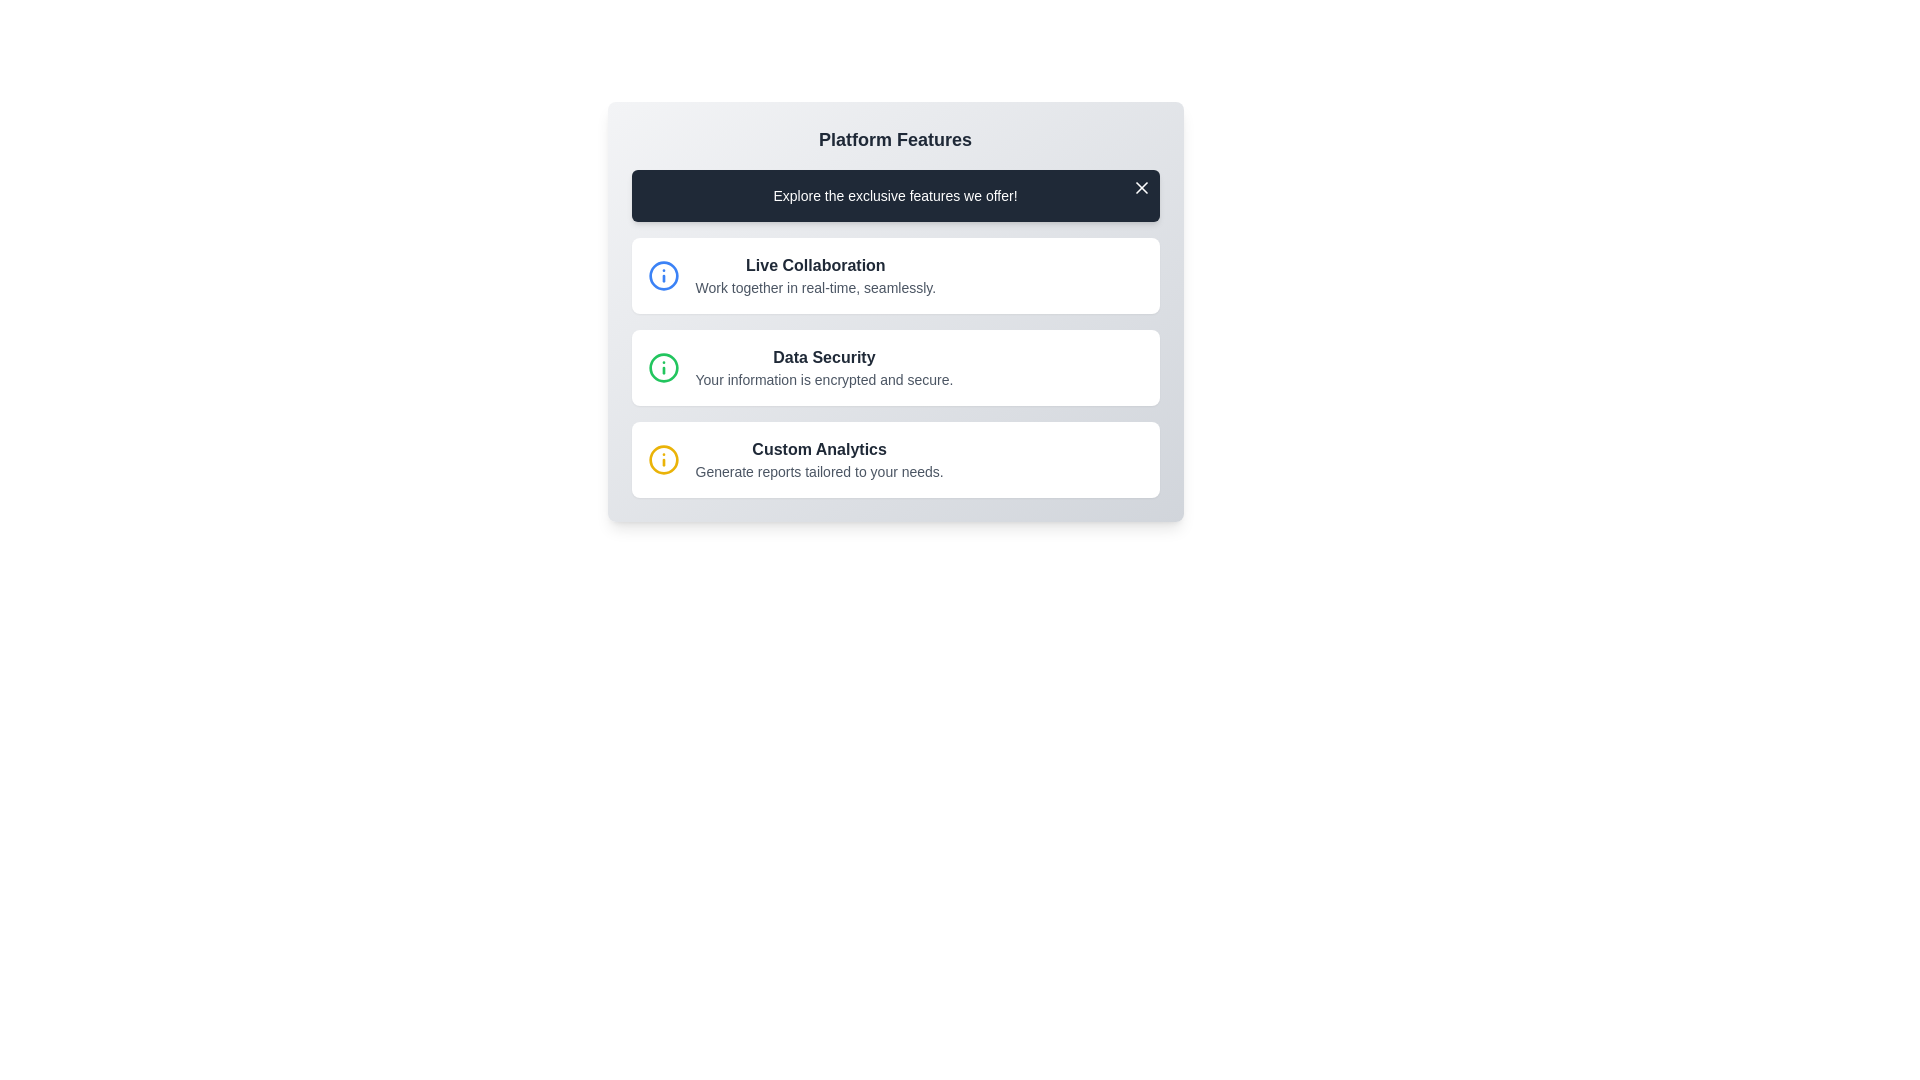 This screenshot has height=1080, width=1920. I want to click on the circular icon with an 'i' symbol, so click(663, 367).